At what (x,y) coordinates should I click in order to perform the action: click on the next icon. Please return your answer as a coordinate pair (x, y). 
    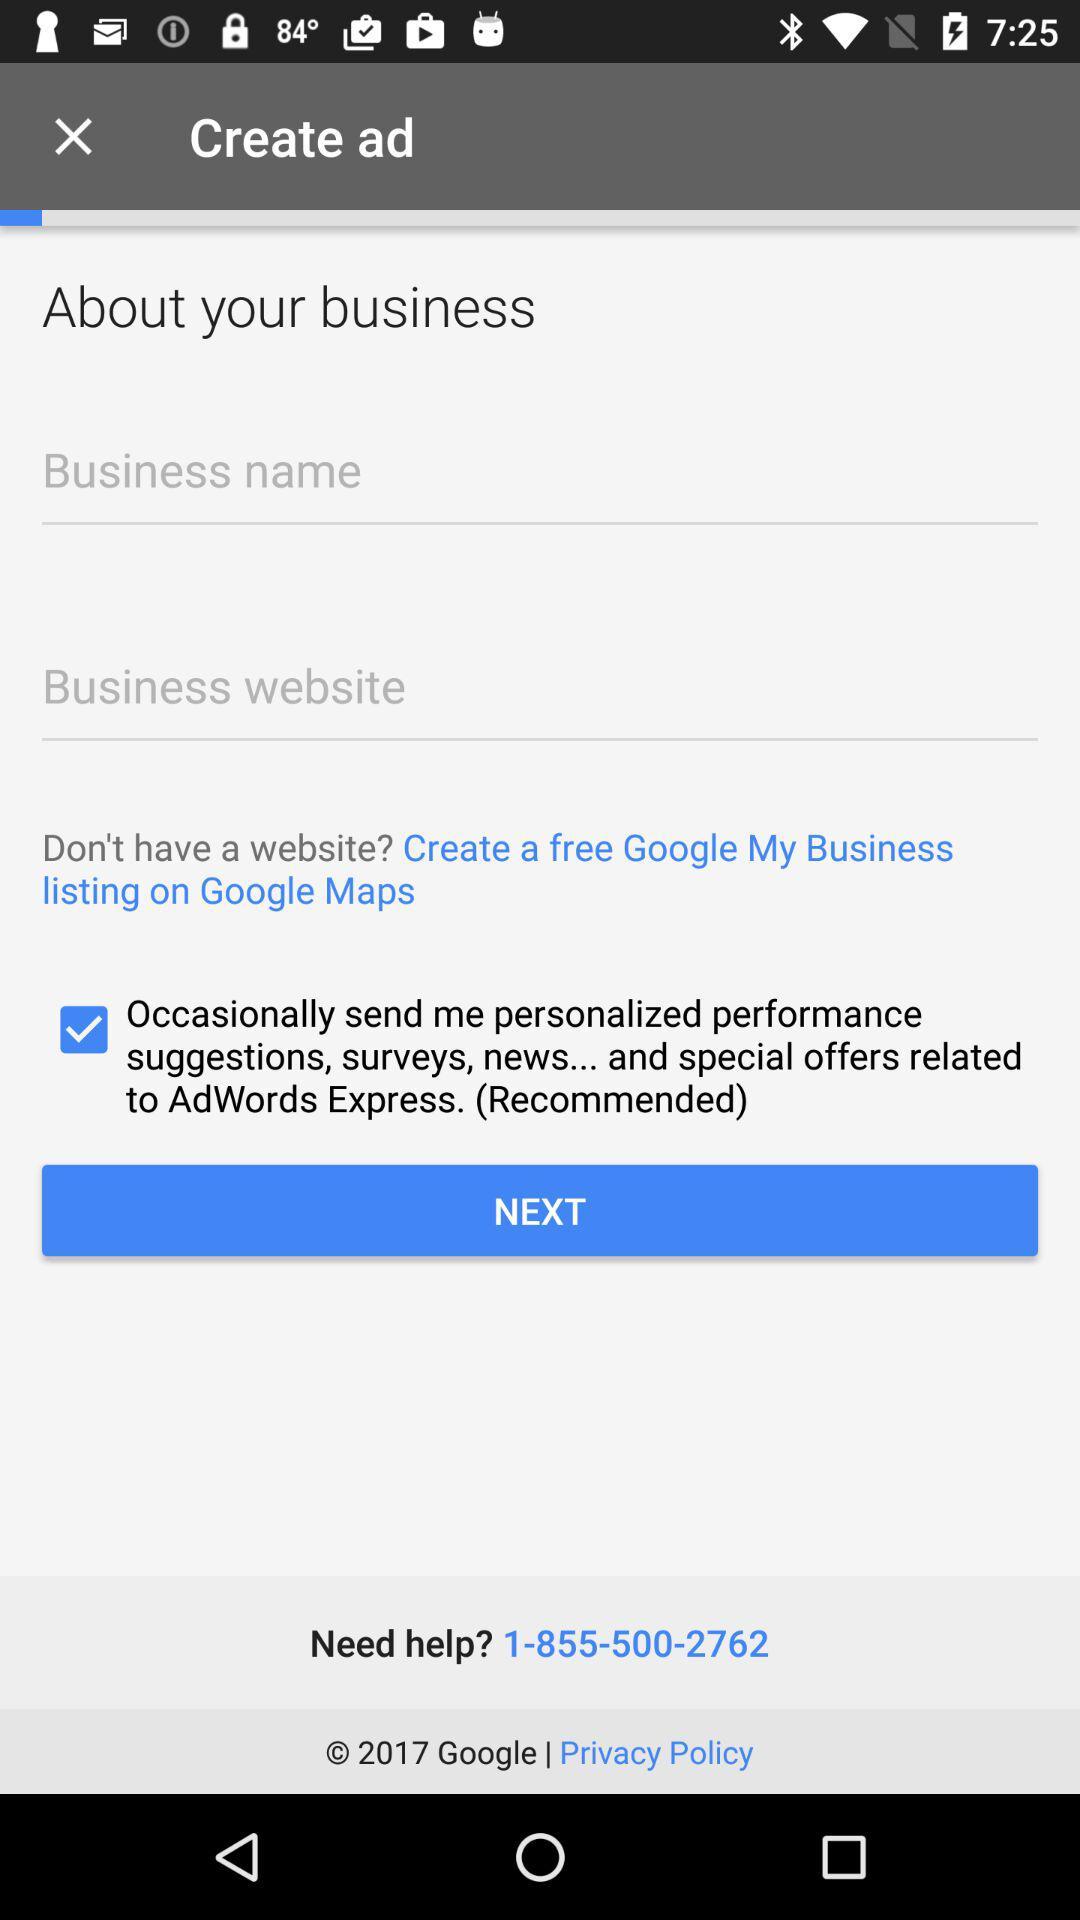
    Looking at the image, I should click on (540, 1209).